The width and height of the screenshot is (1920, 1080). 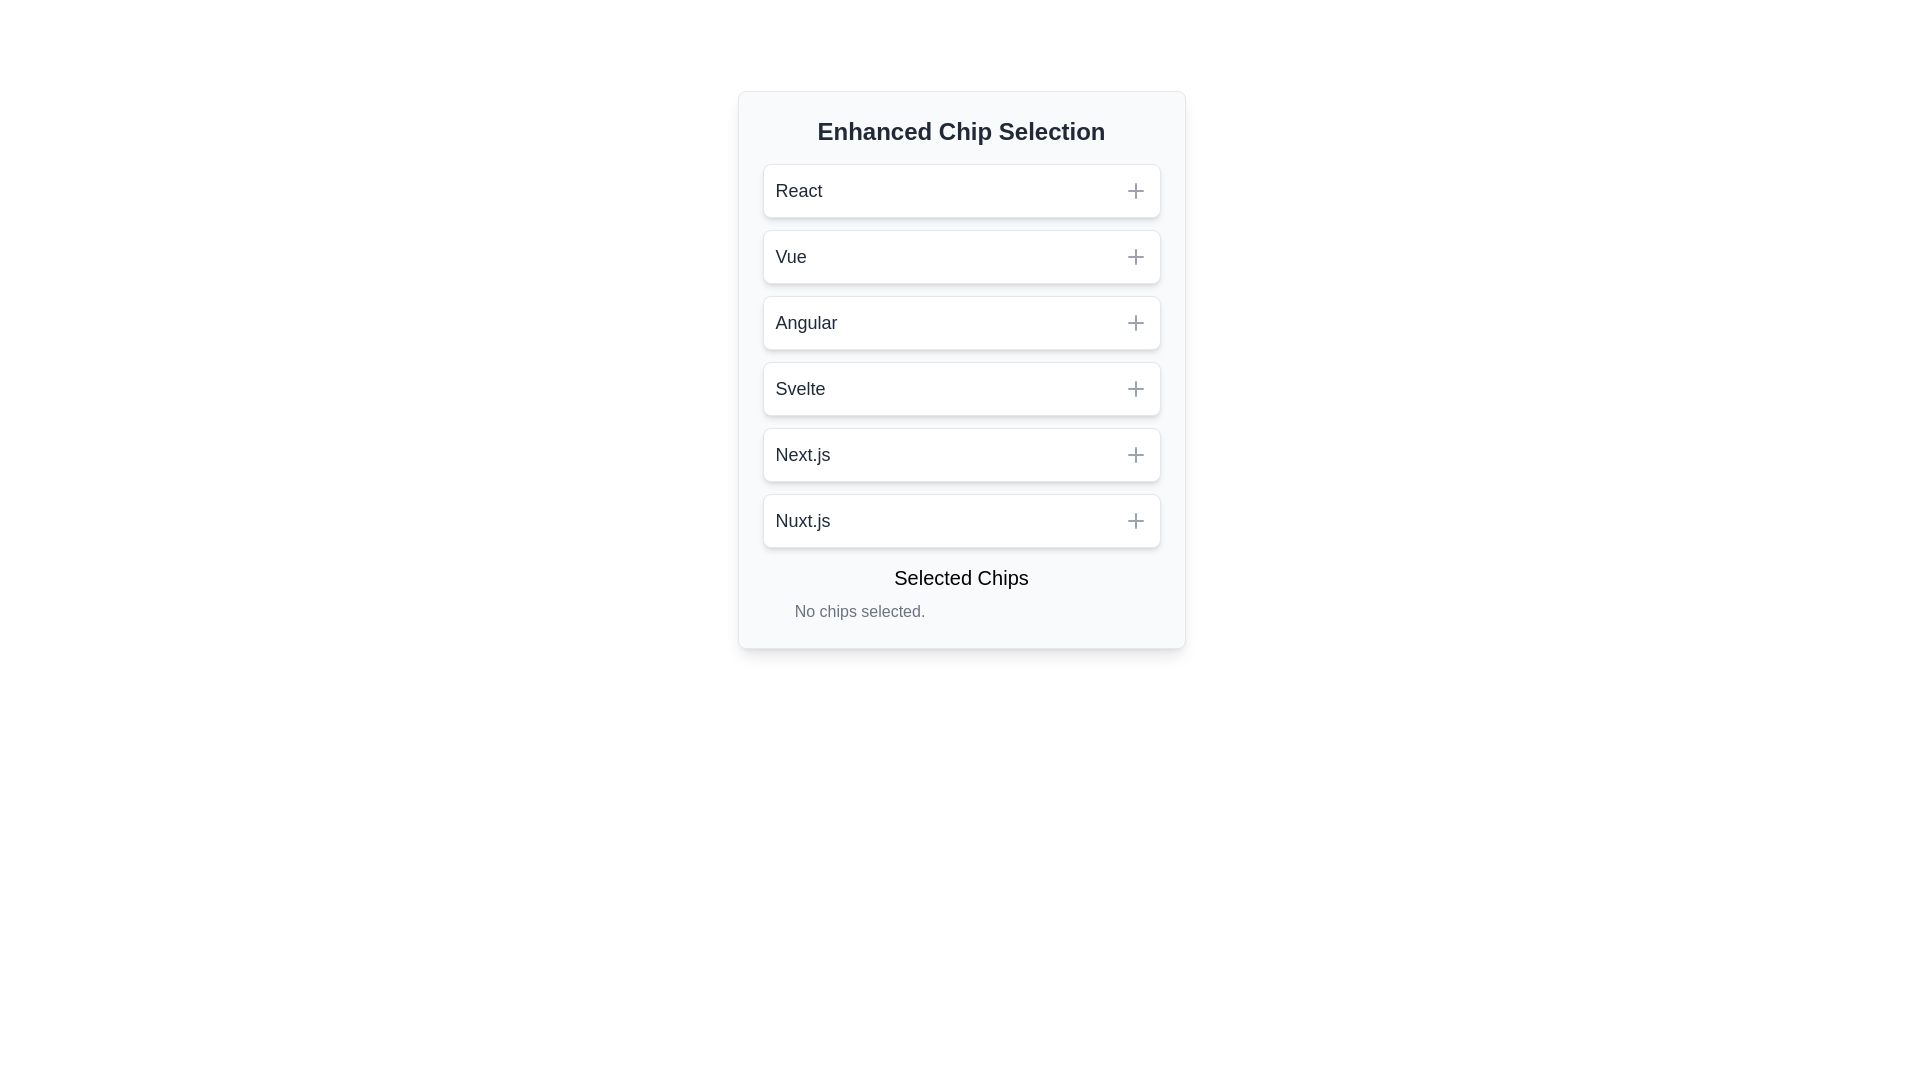 I want to click on the static text label representing the 'Svelte' option in the Enhanced Chip Selection panel, located in the third row between 'React' and 'Next.js', so click(x=800, y=389).